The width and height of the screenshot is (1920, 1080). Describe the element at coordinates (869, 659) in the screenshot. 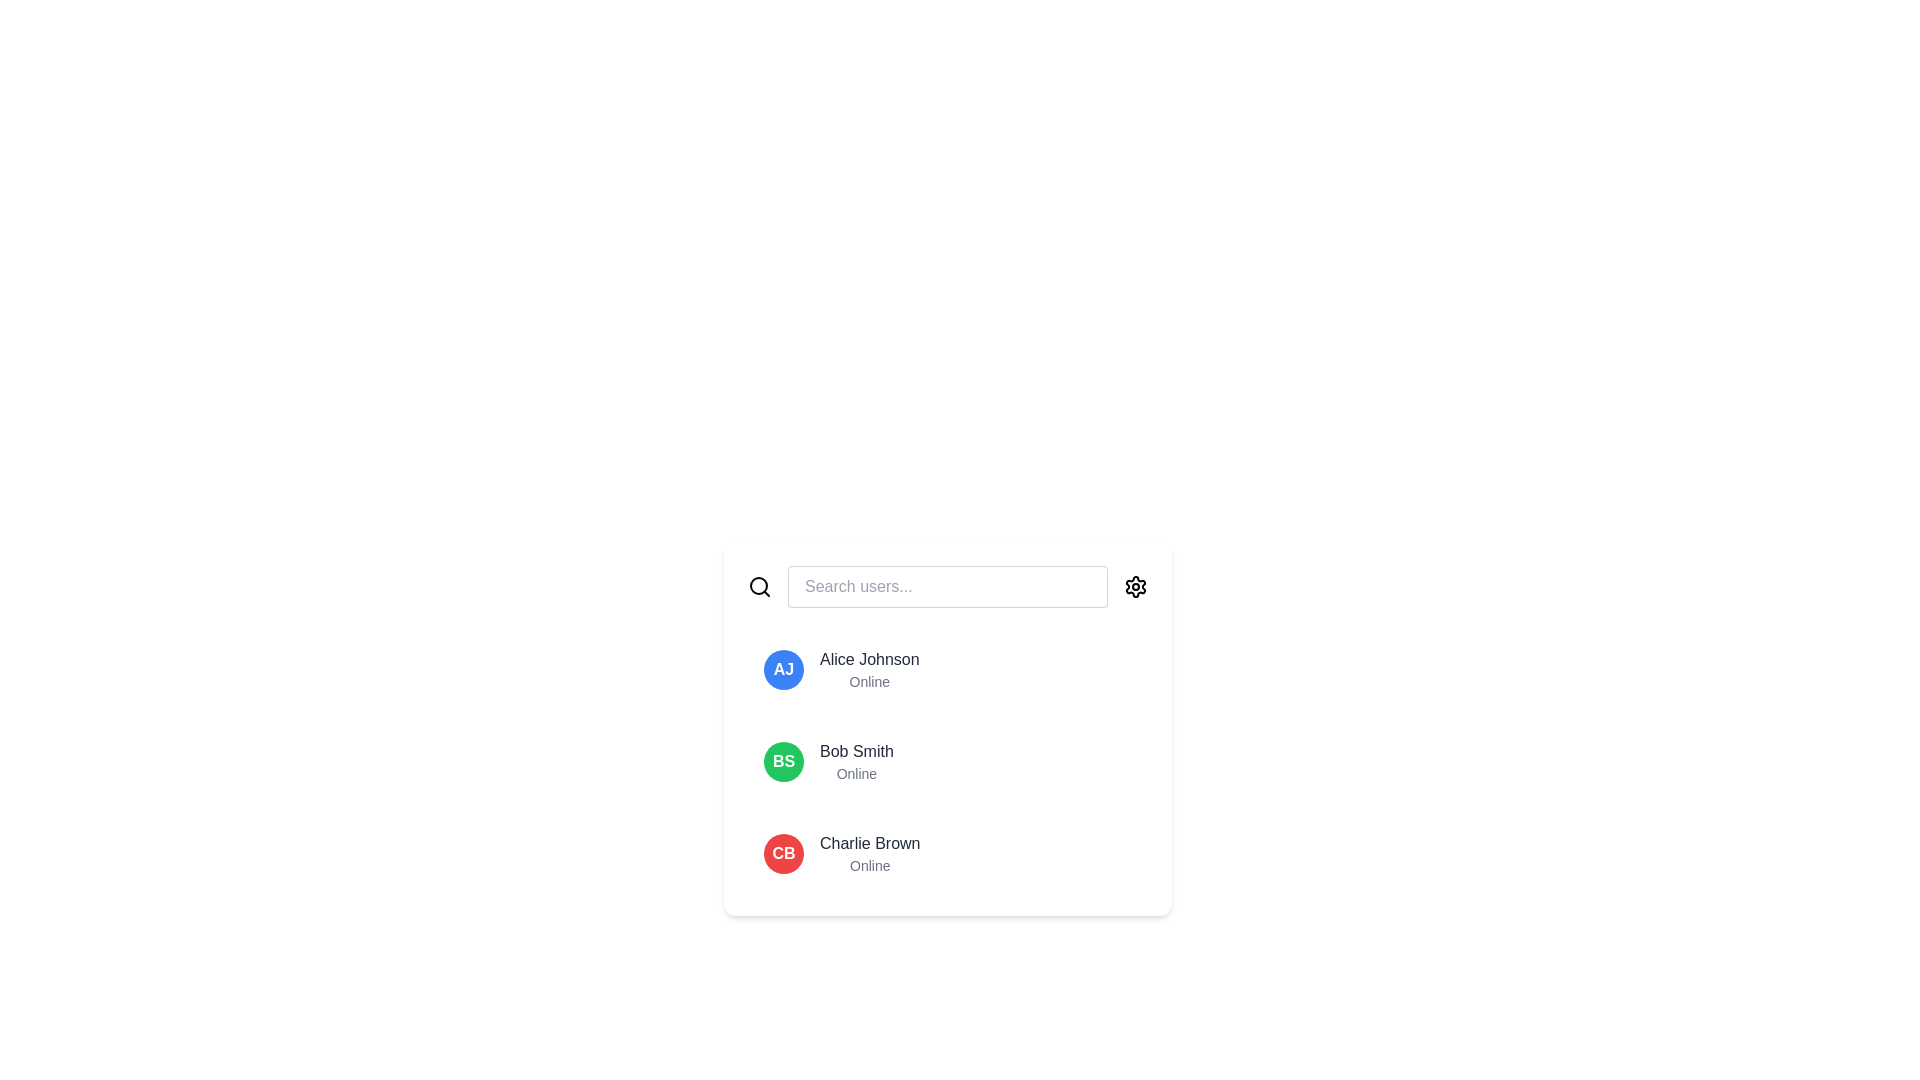

I see `the text label displaying the name 'Alice Johnson'` at that location.